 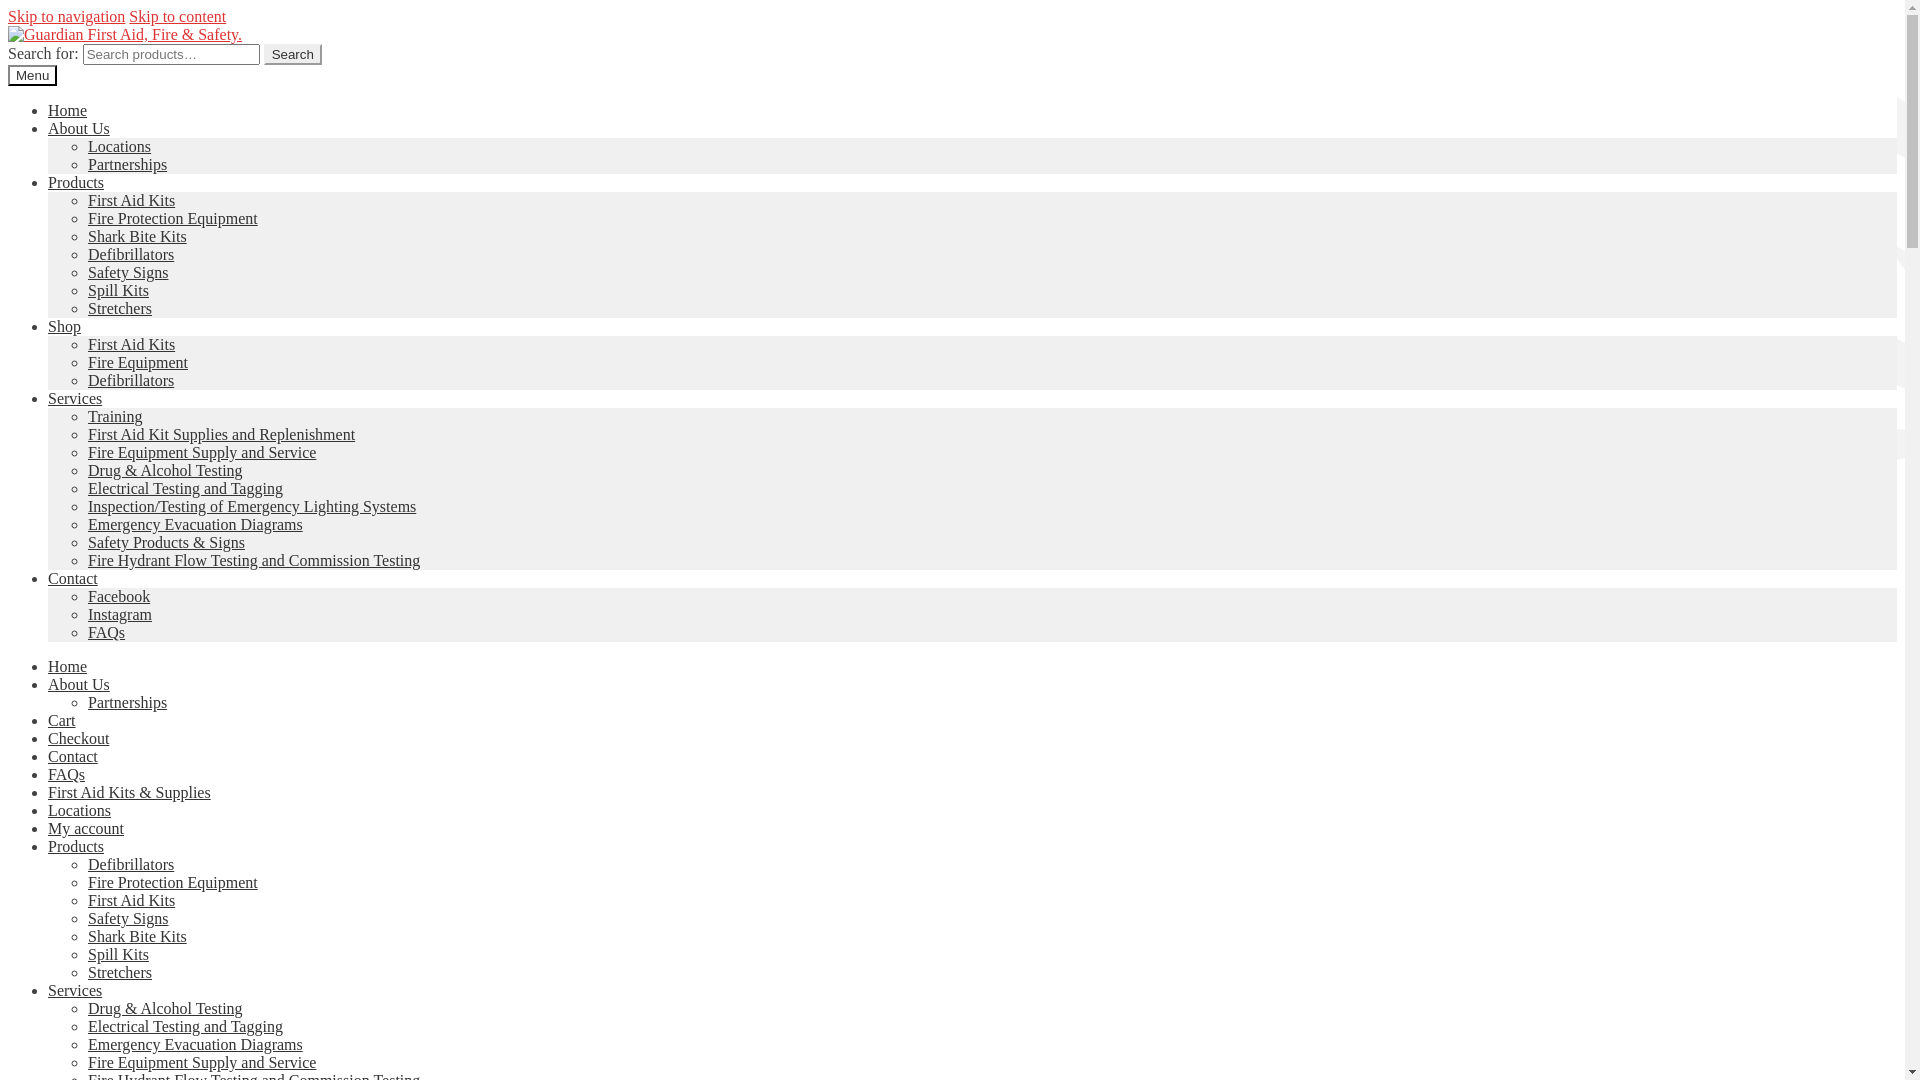 I want to click on 'Defibrillators', so click(x=86, y=253).